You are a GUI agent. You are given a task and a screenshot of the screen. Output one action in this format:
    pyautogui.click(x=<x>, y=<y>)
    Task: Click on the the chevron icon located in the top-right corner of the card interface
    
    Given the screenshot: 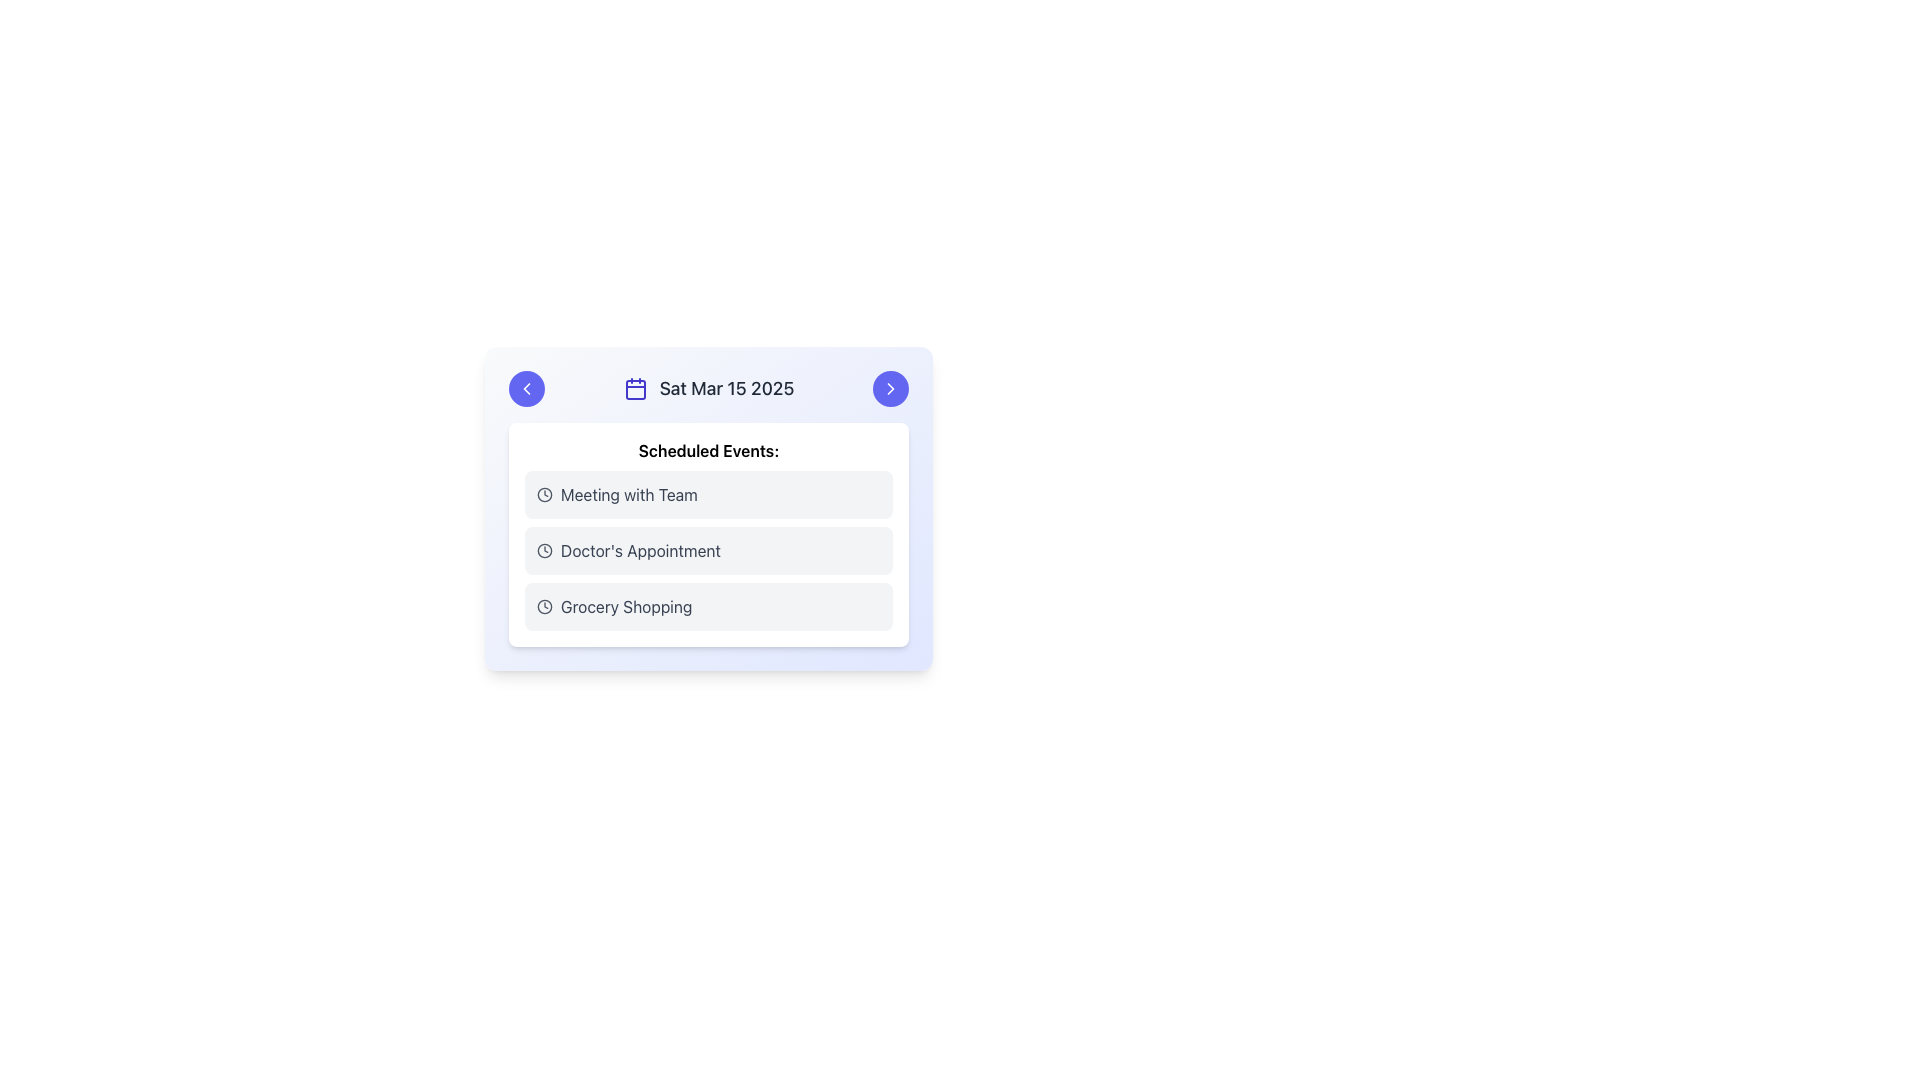 What is the action you would take?
    pyautogui.click(x=890, y=389)
    